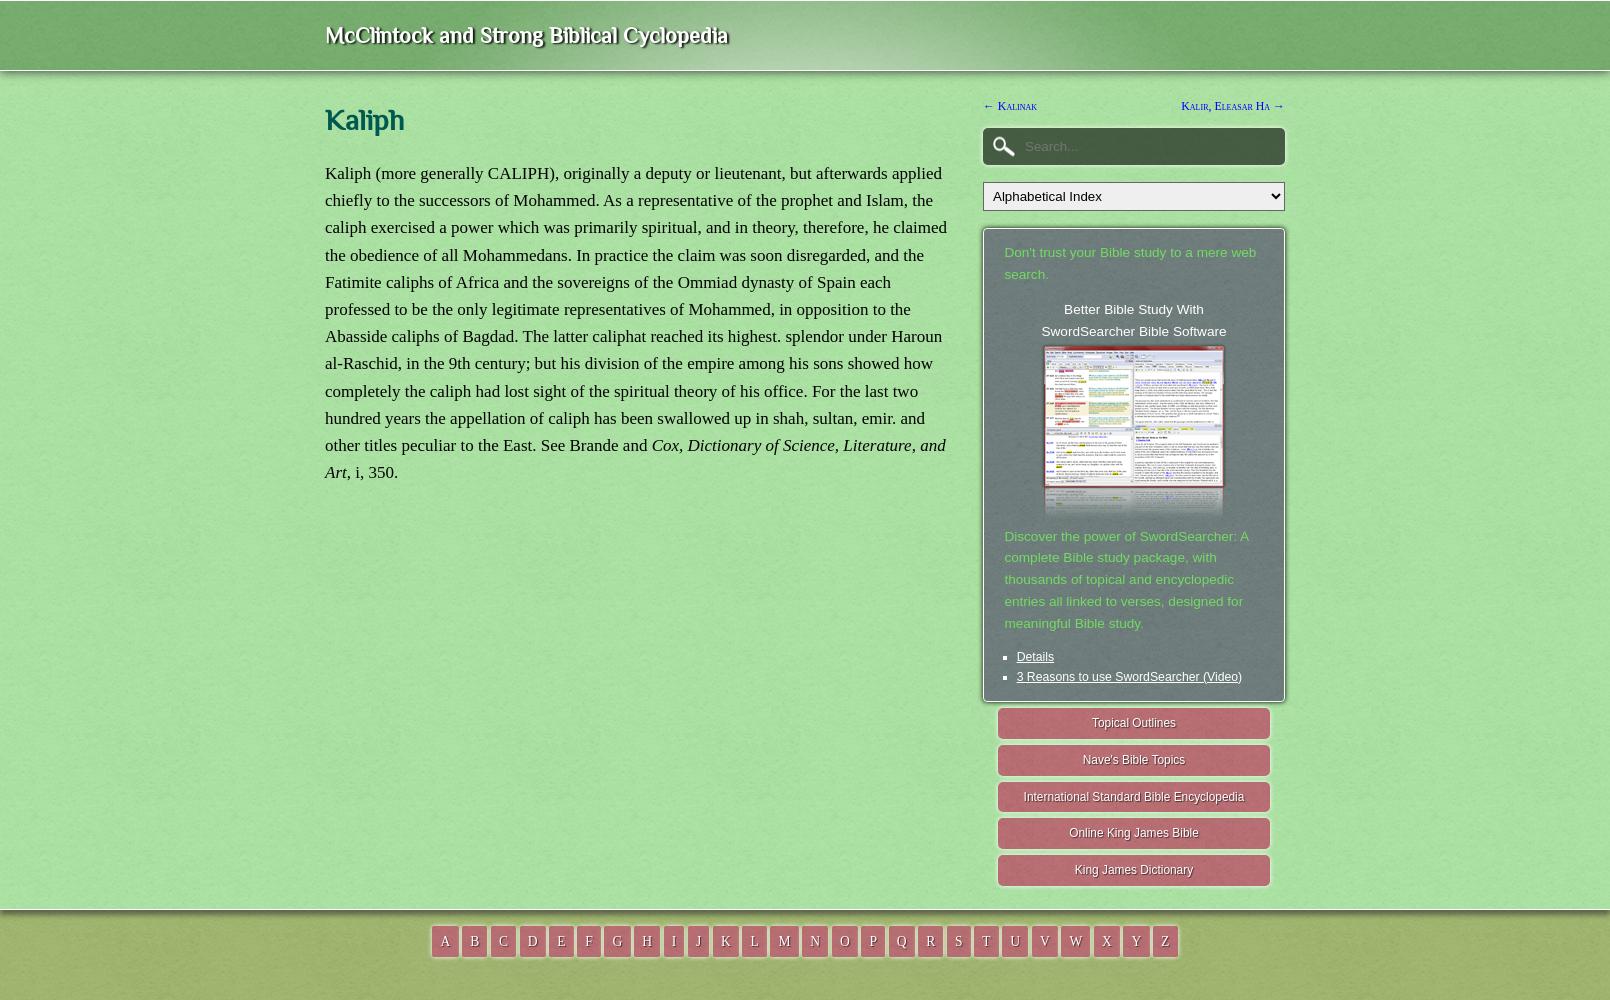  Describe the element at coordinates (724, 939) in the screenshot. I see `'K'` at that location.